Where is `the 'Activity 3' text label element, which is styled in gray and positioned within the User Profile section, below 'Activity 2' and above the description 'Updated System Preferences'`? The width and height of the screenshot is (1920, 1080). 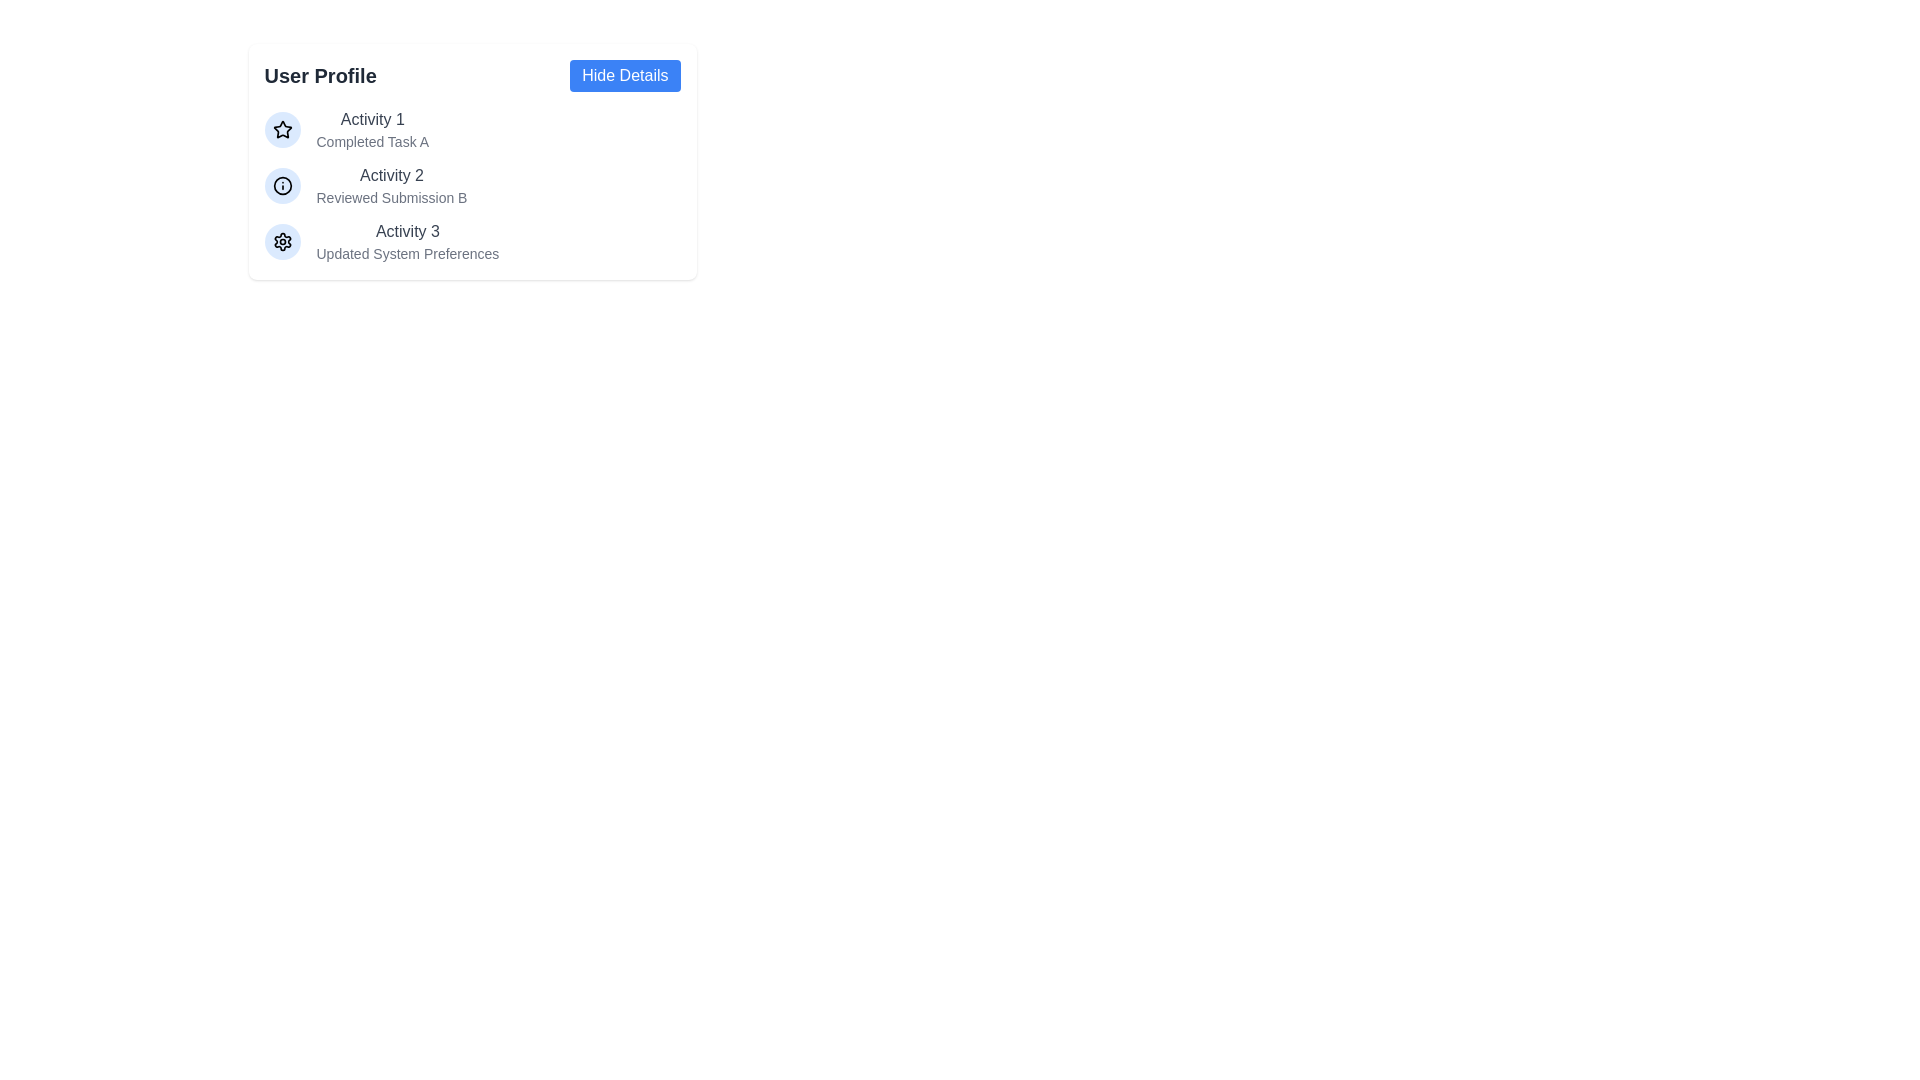
the 'Activity 3' text label element, which is styled in gray and positioned within the User Profile section, below 'Activity 2' and above the description 'Updated System Preferences' is located at coordinates (407, 230).